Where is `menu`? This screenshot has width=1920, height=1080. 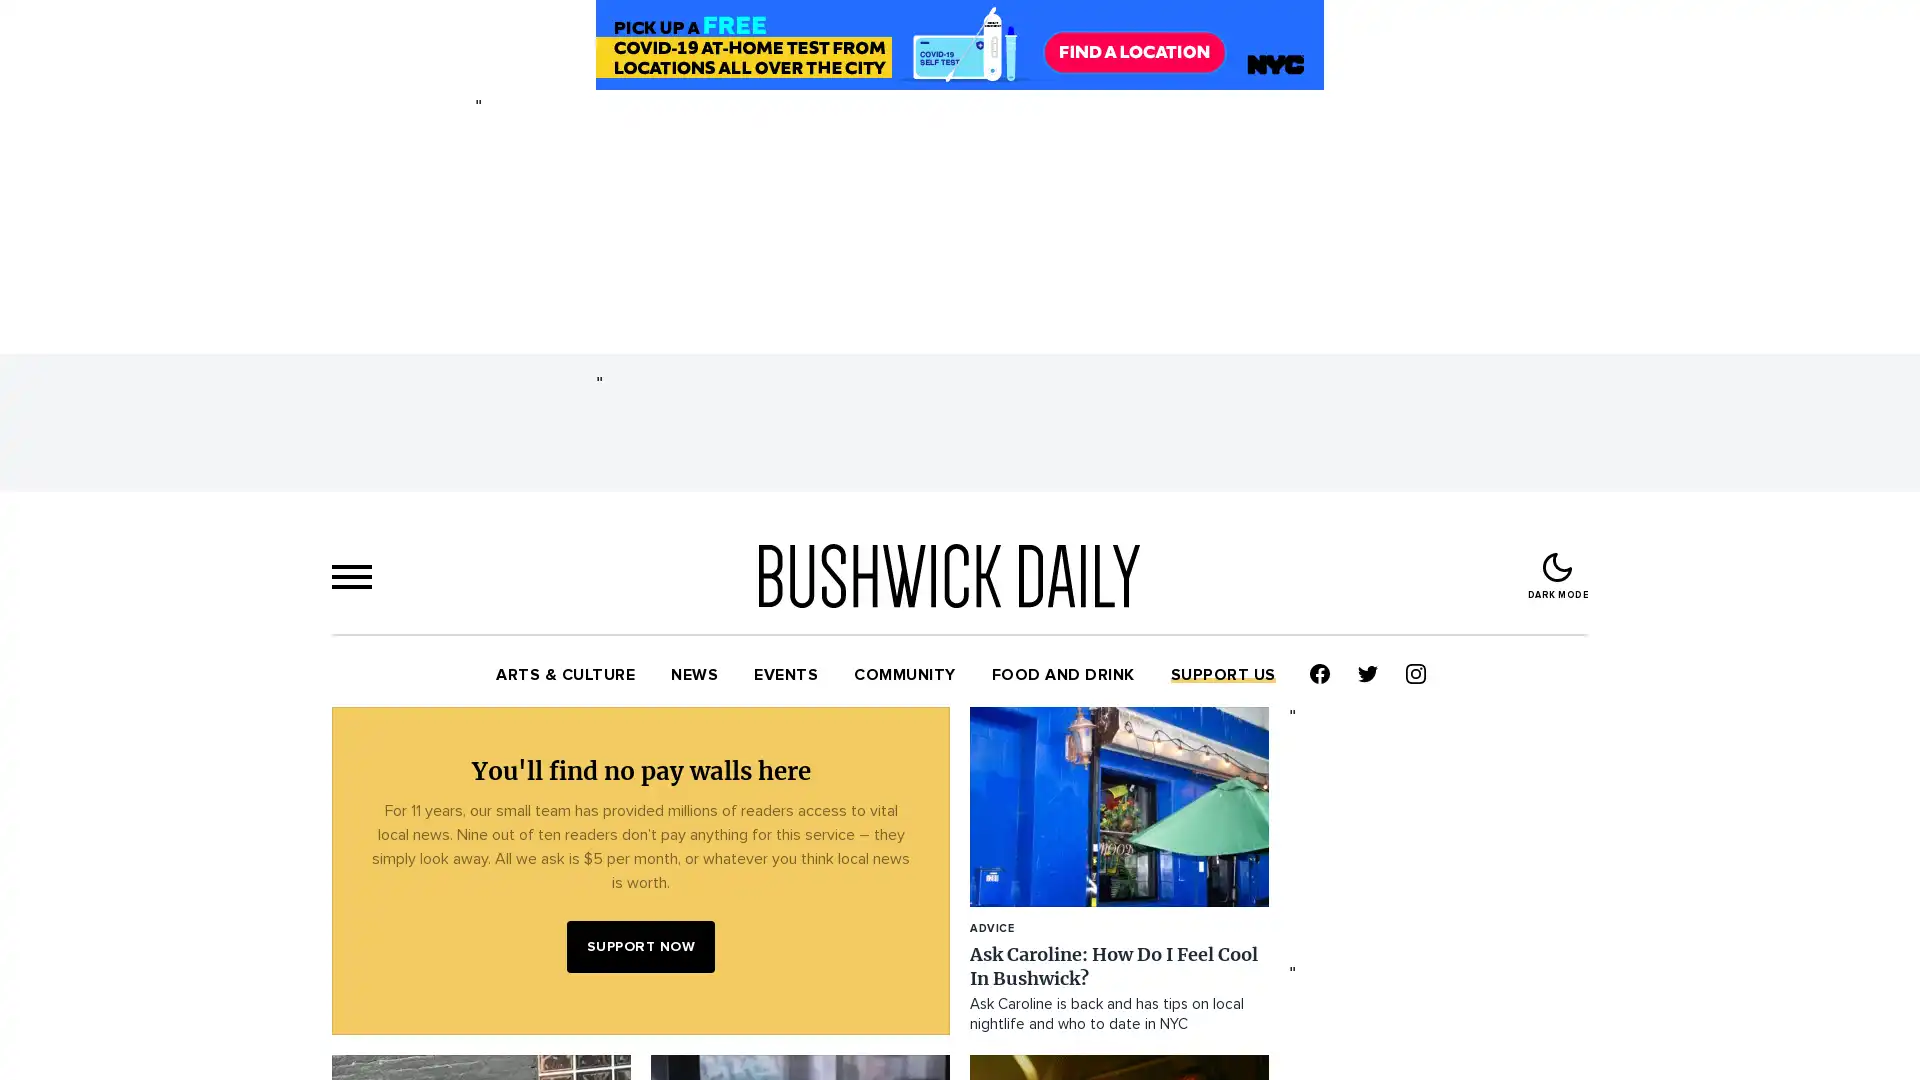 menu is located at coordinates (351, 575).